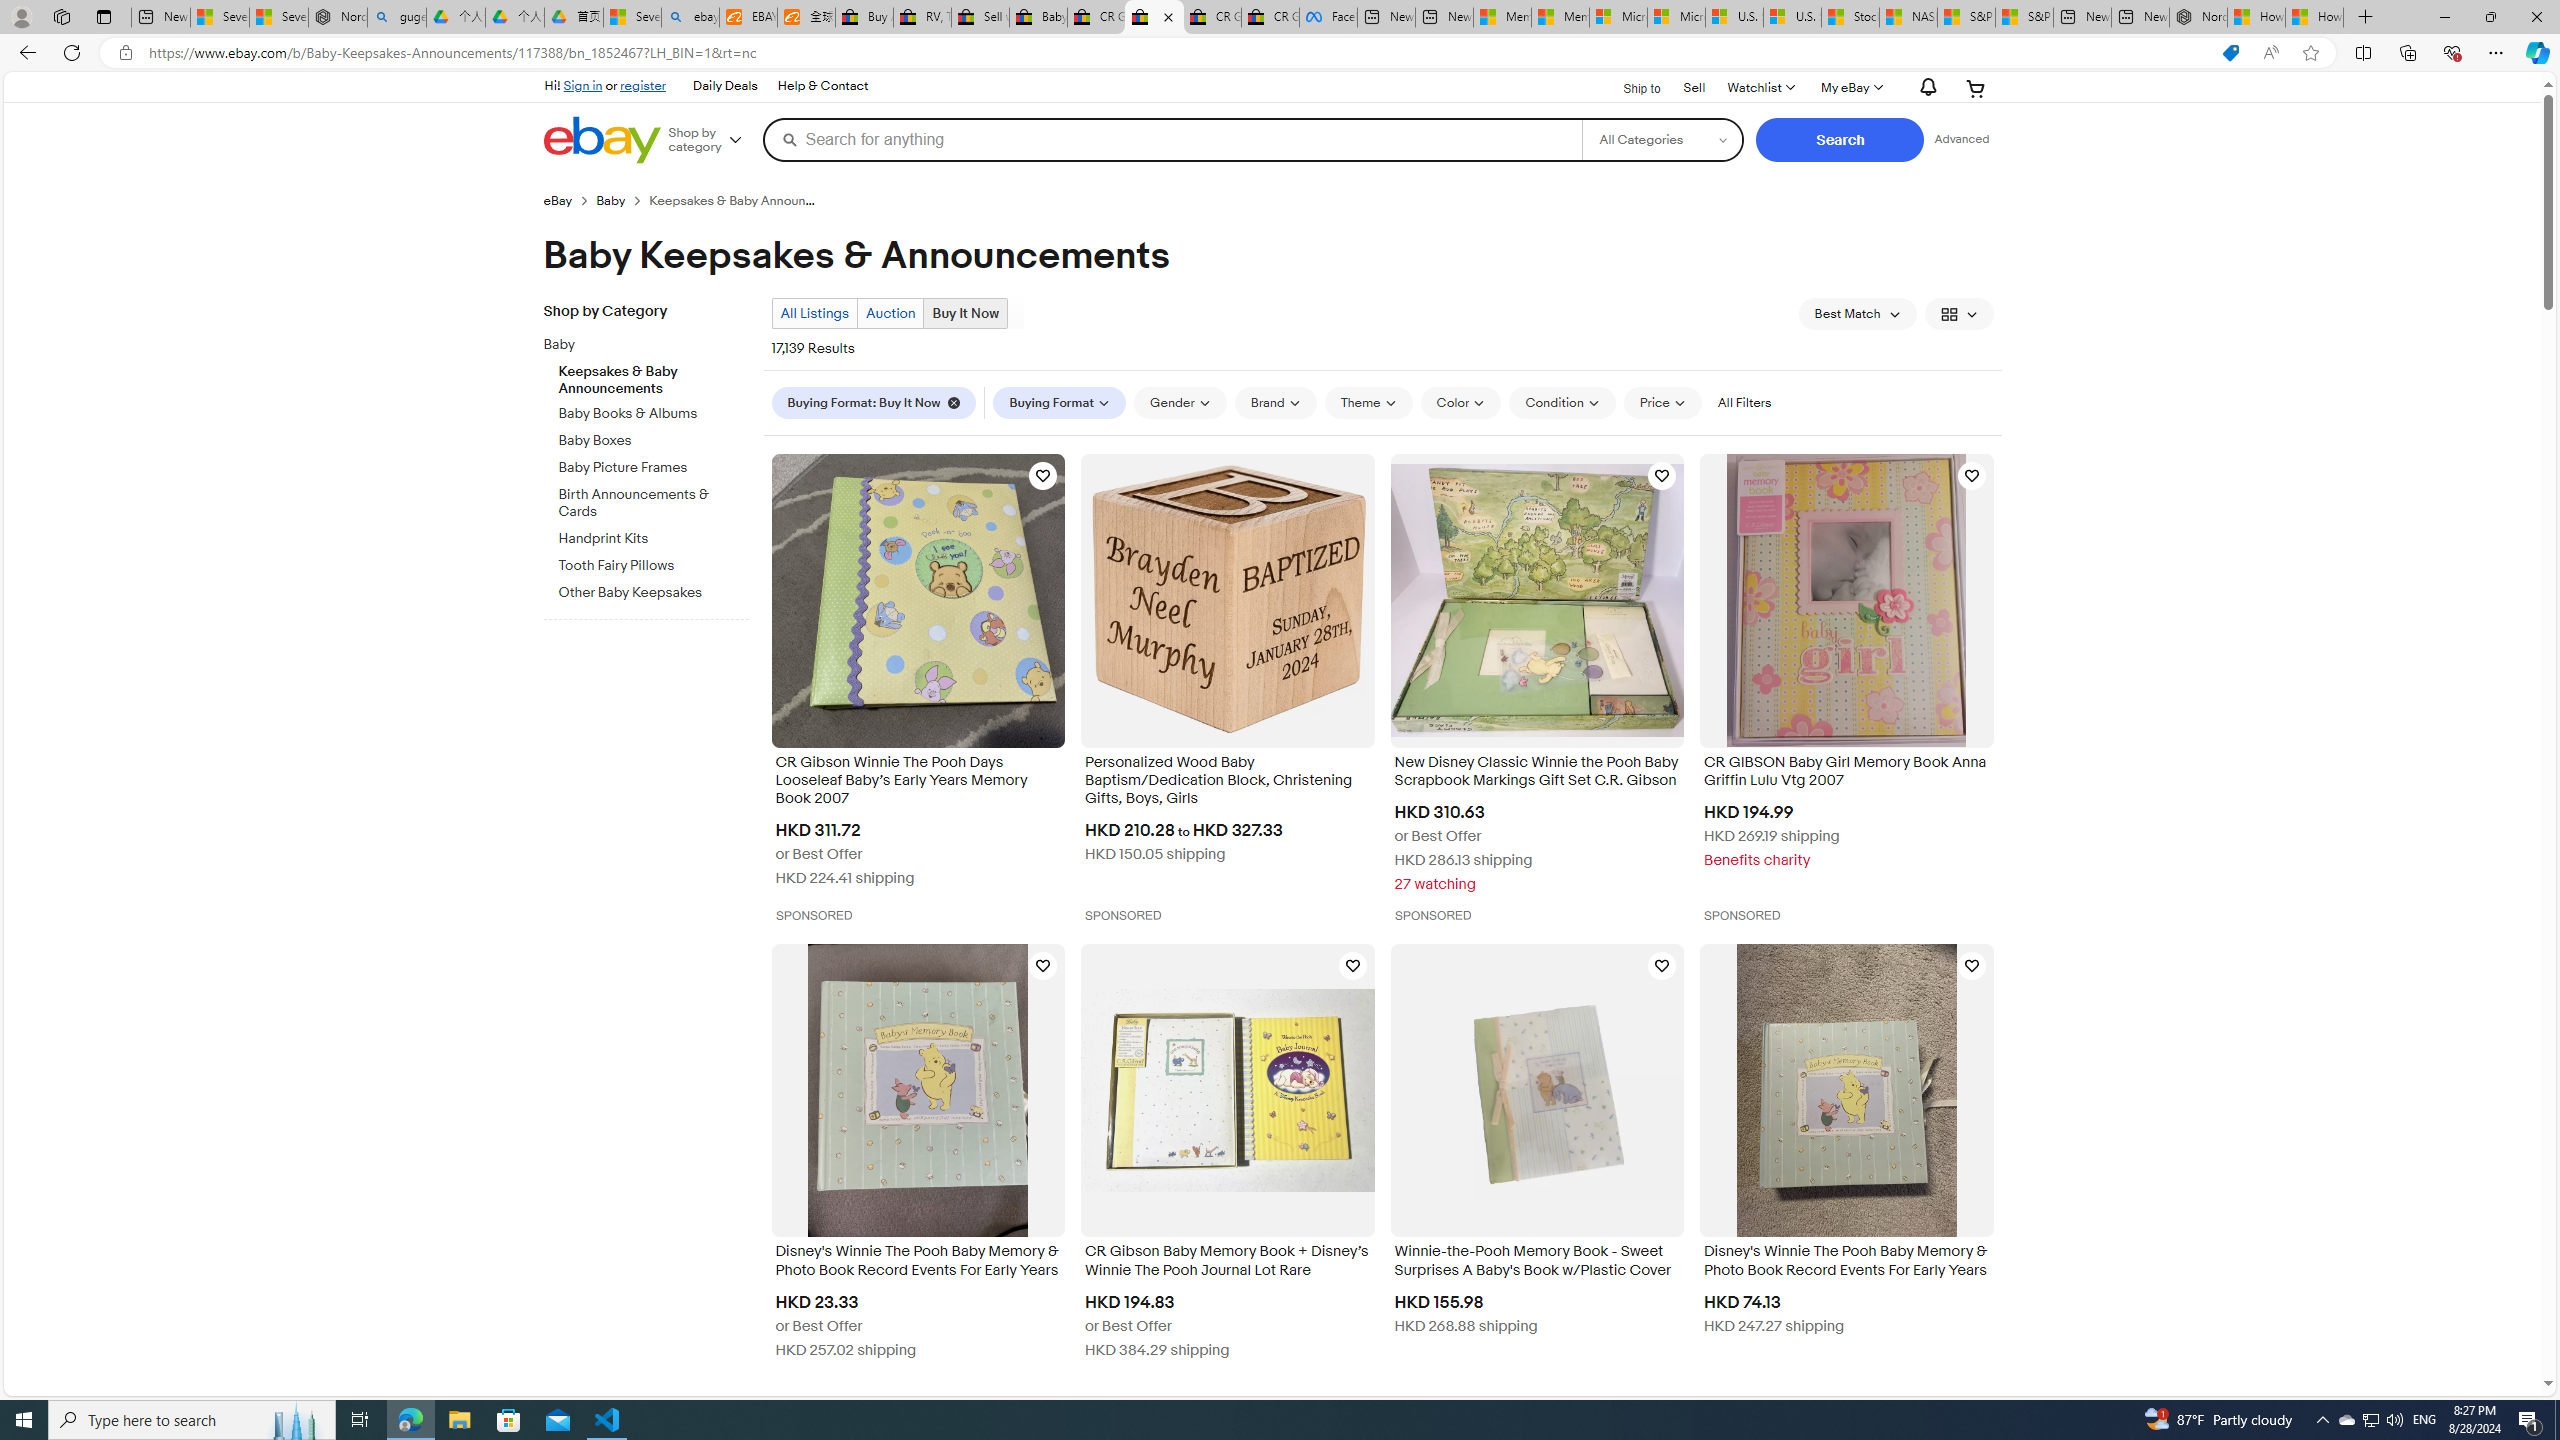 This screenshot has width=2560, height=1440. Describe the element at coordinates (653, 409) in the screenshot. I see `'Baby Books & Albums'` at that location.